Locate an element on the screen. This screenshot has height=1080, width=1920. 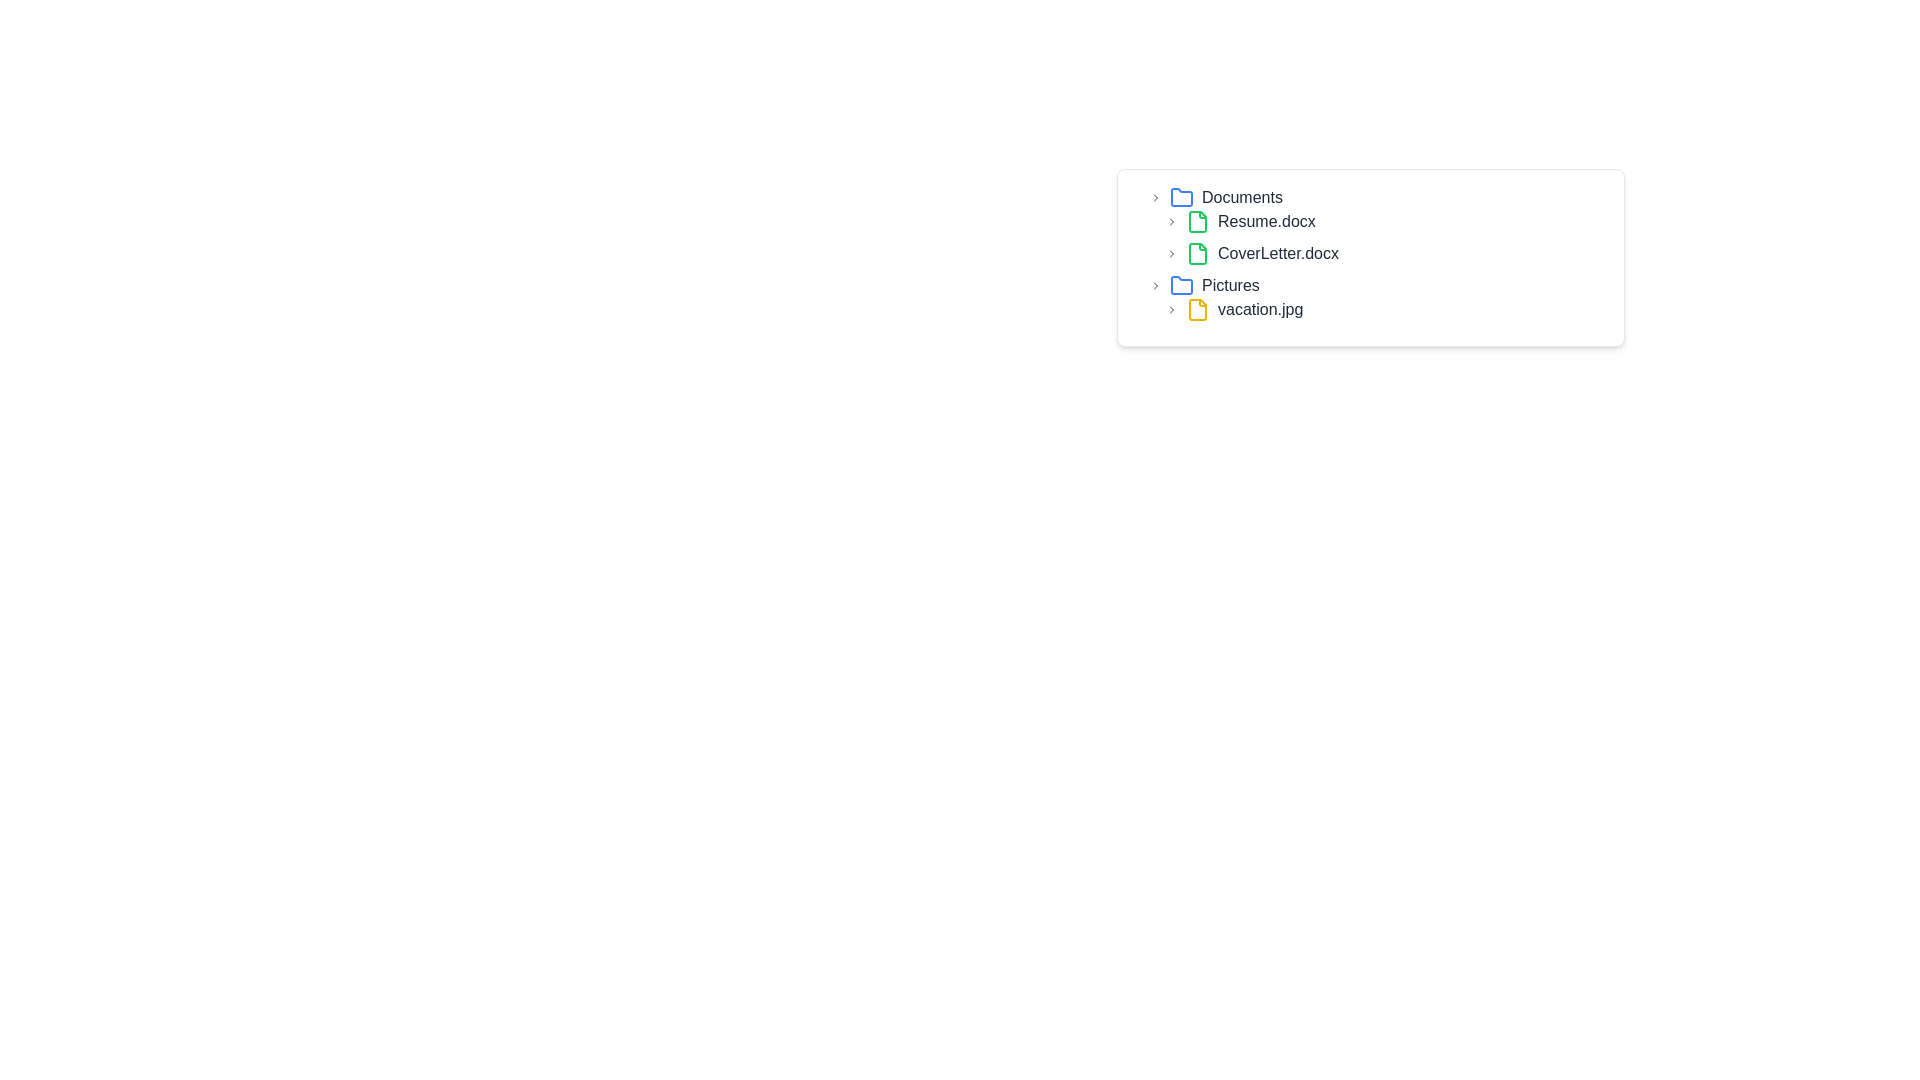
the text label displaying the folder item named 'Documents' is located at coordinates (1241, 197).